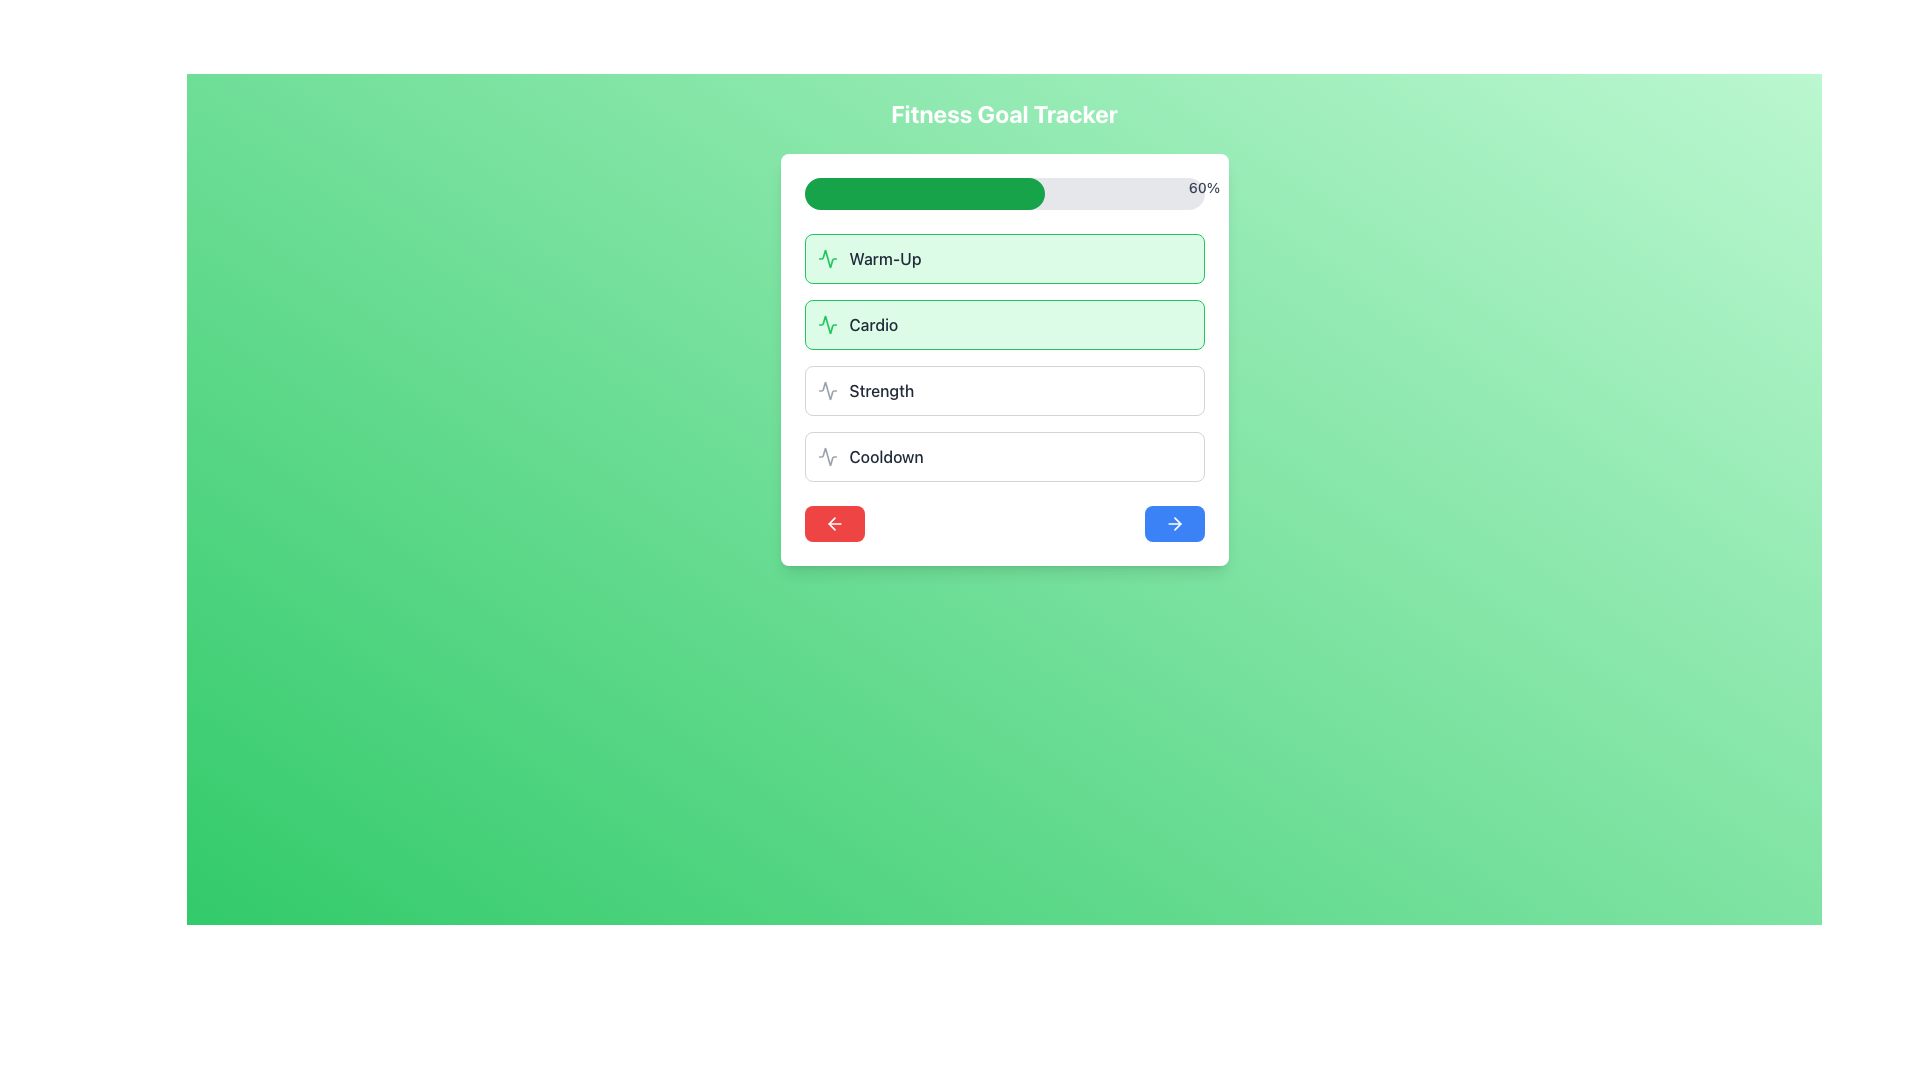 The width and height of the screenshot is (1920, 1080). What do you see at coordinates (834, 523) in the screenshot?
I see `the button located at the lower-left side of the interface's main card layout` at bounding box center [834, 523].